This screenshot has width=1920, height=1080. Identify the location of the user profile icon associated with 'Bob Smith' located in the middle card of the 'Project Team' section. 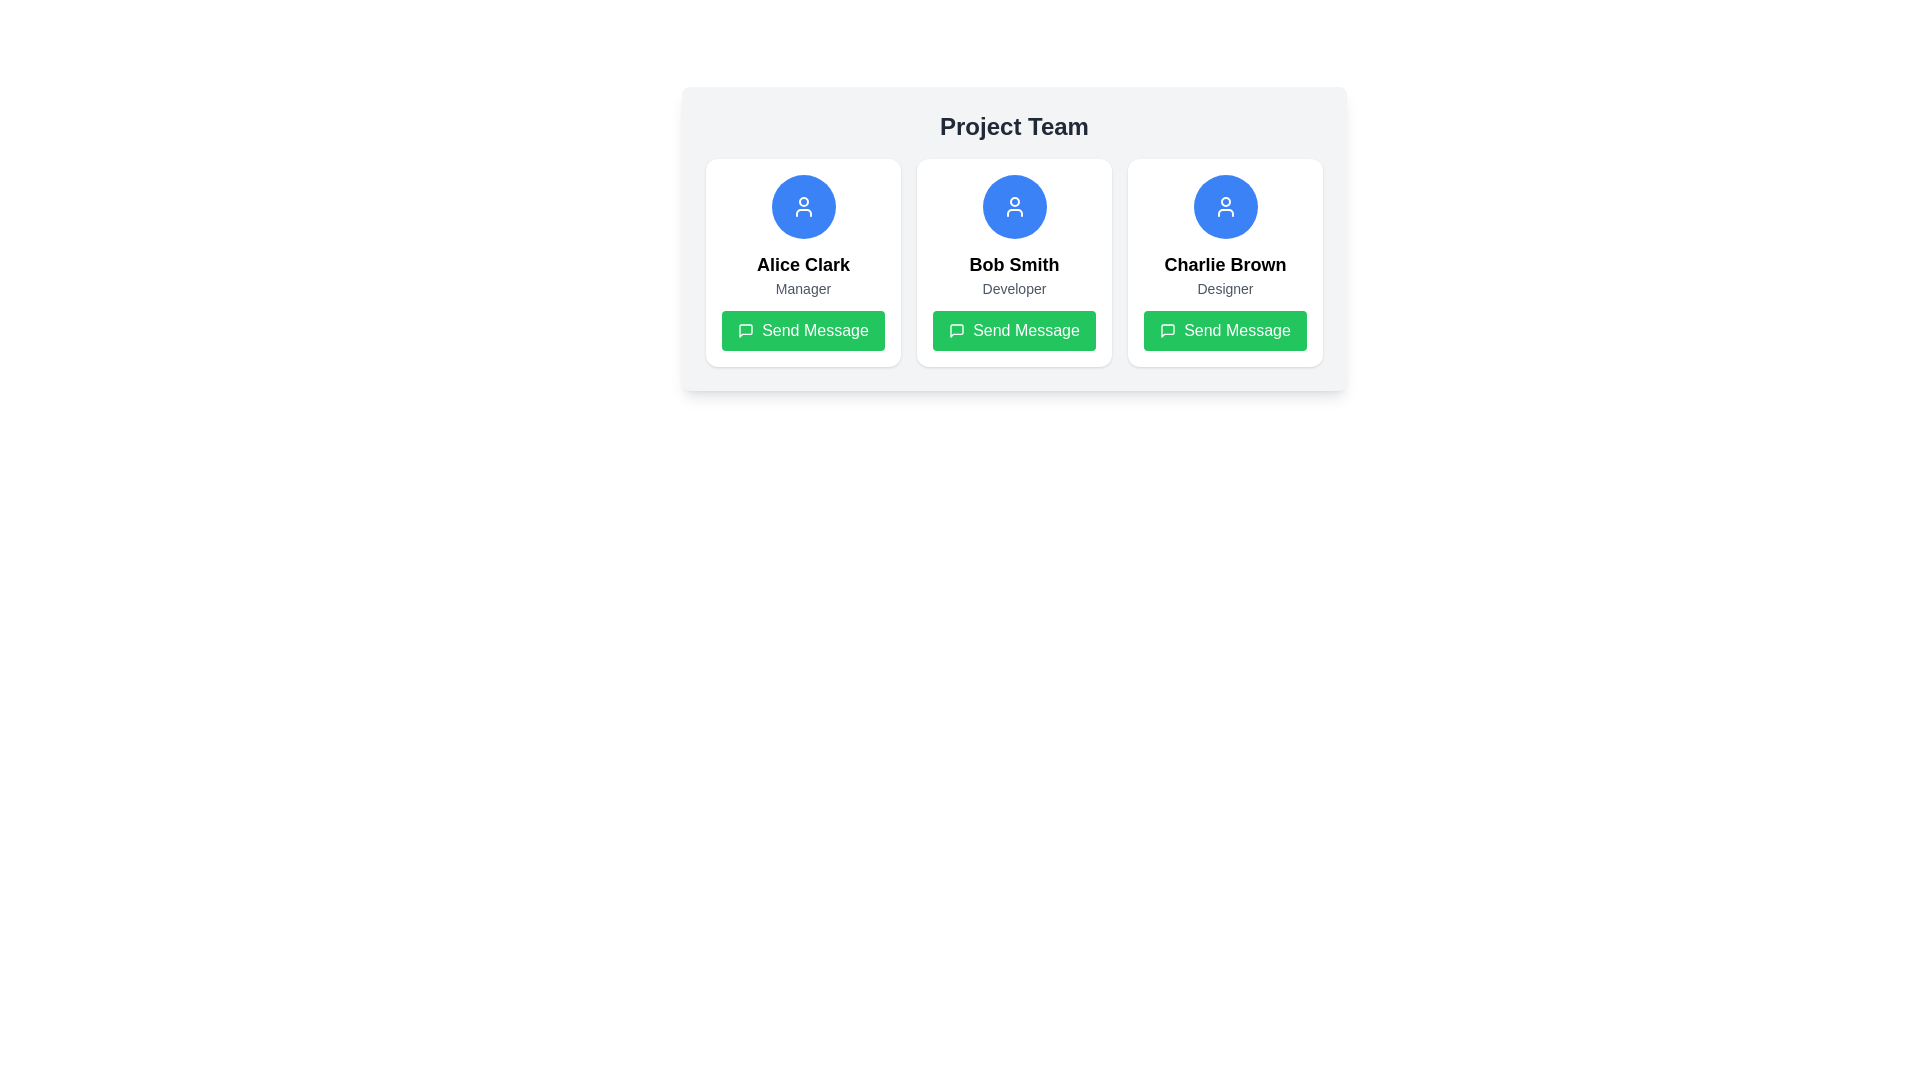
(1014, 207).